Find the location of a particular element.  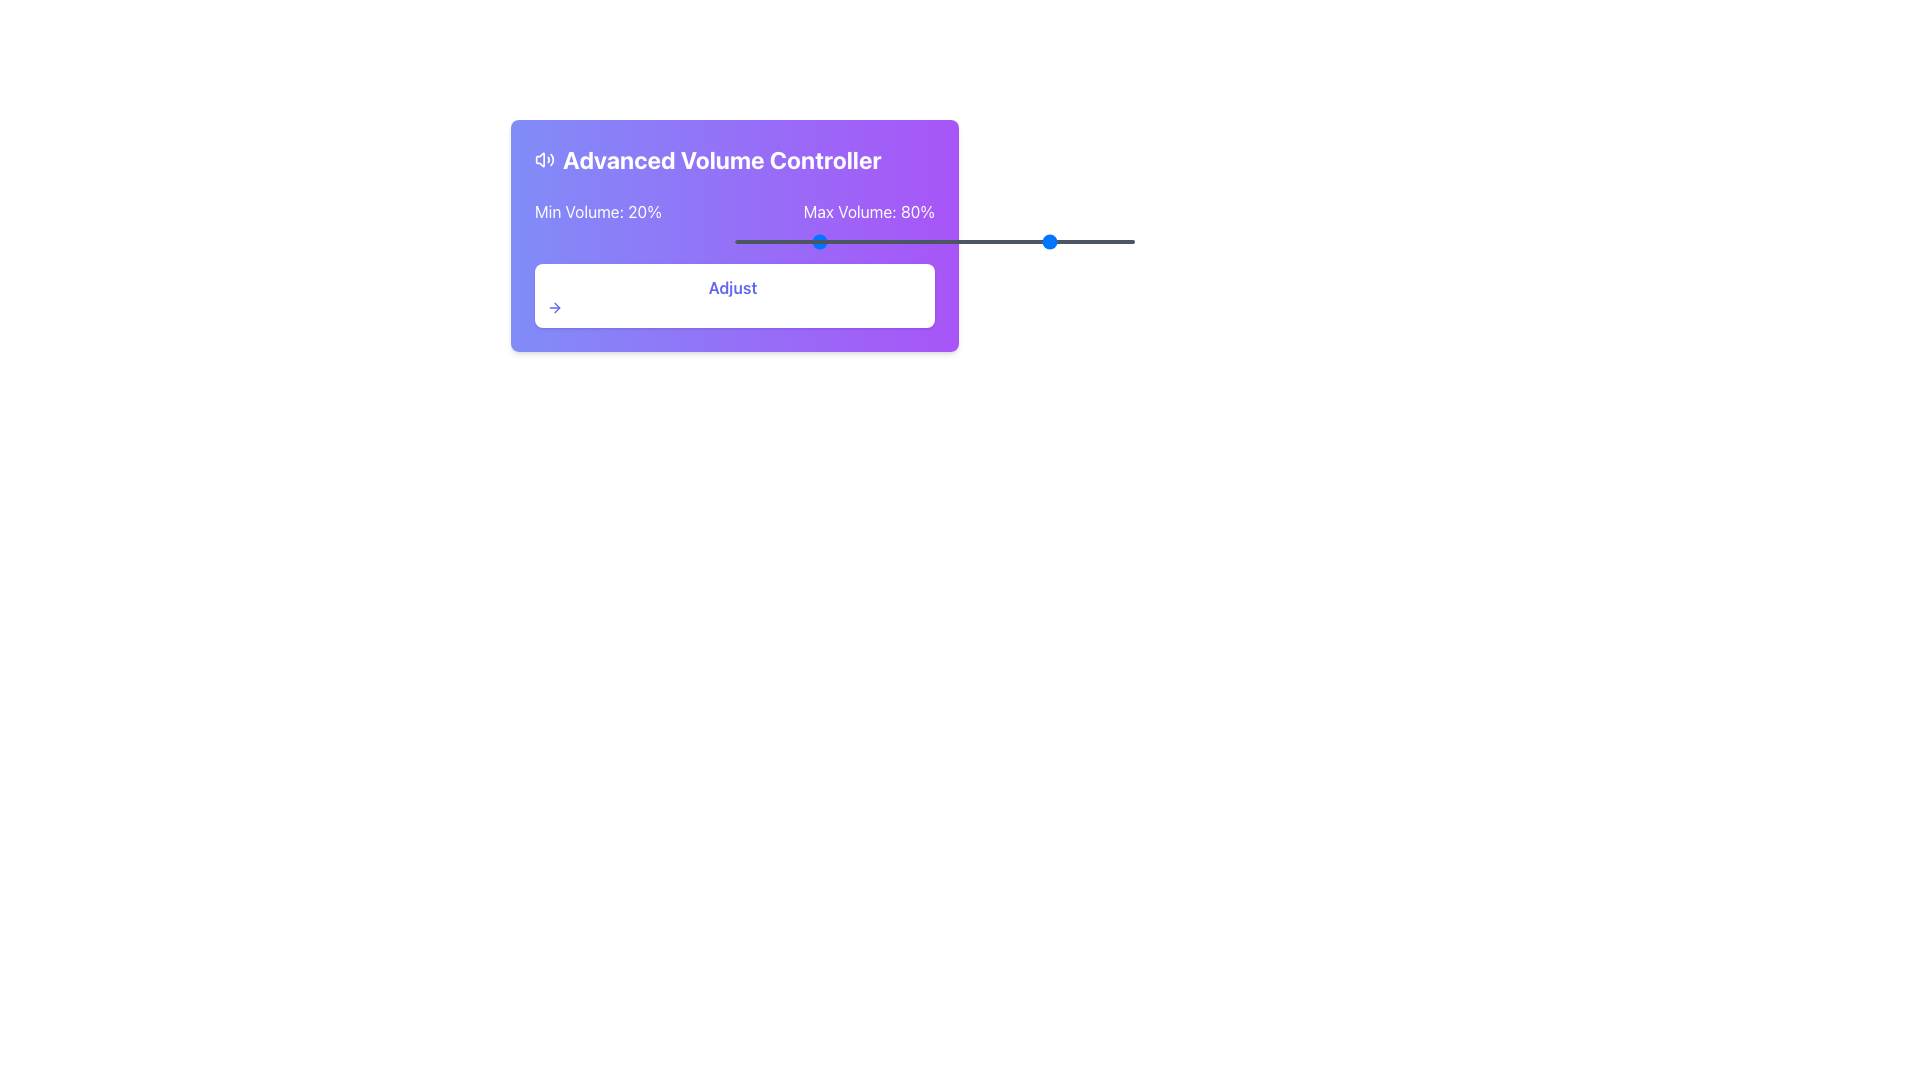

the slider is located at coordinates (794, 241).